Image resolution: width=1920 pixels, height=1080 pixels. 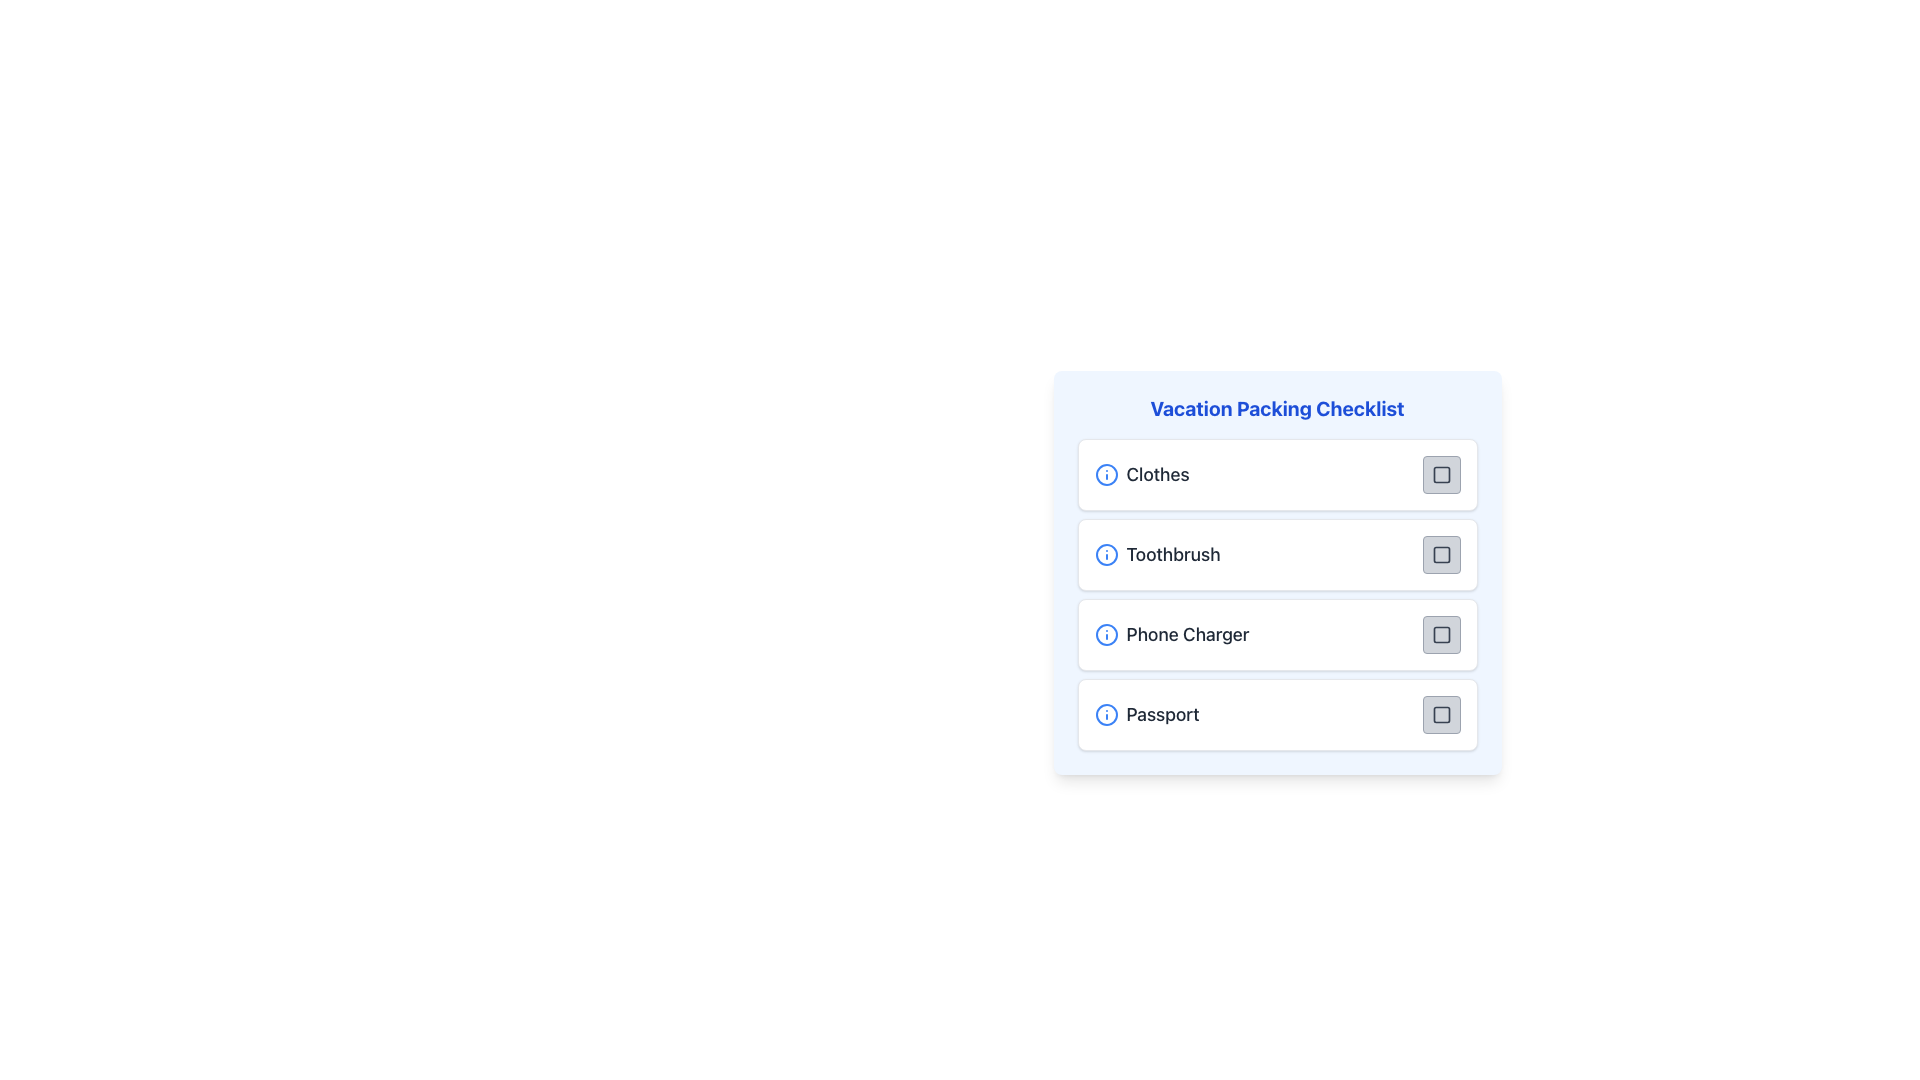 I want to click on label 'Toothbrush' from the second list item in the Vacation Packing Checklist, which features a blue info icon followed by the bold text 'Toothbrush', so click(x=1157, y=555).